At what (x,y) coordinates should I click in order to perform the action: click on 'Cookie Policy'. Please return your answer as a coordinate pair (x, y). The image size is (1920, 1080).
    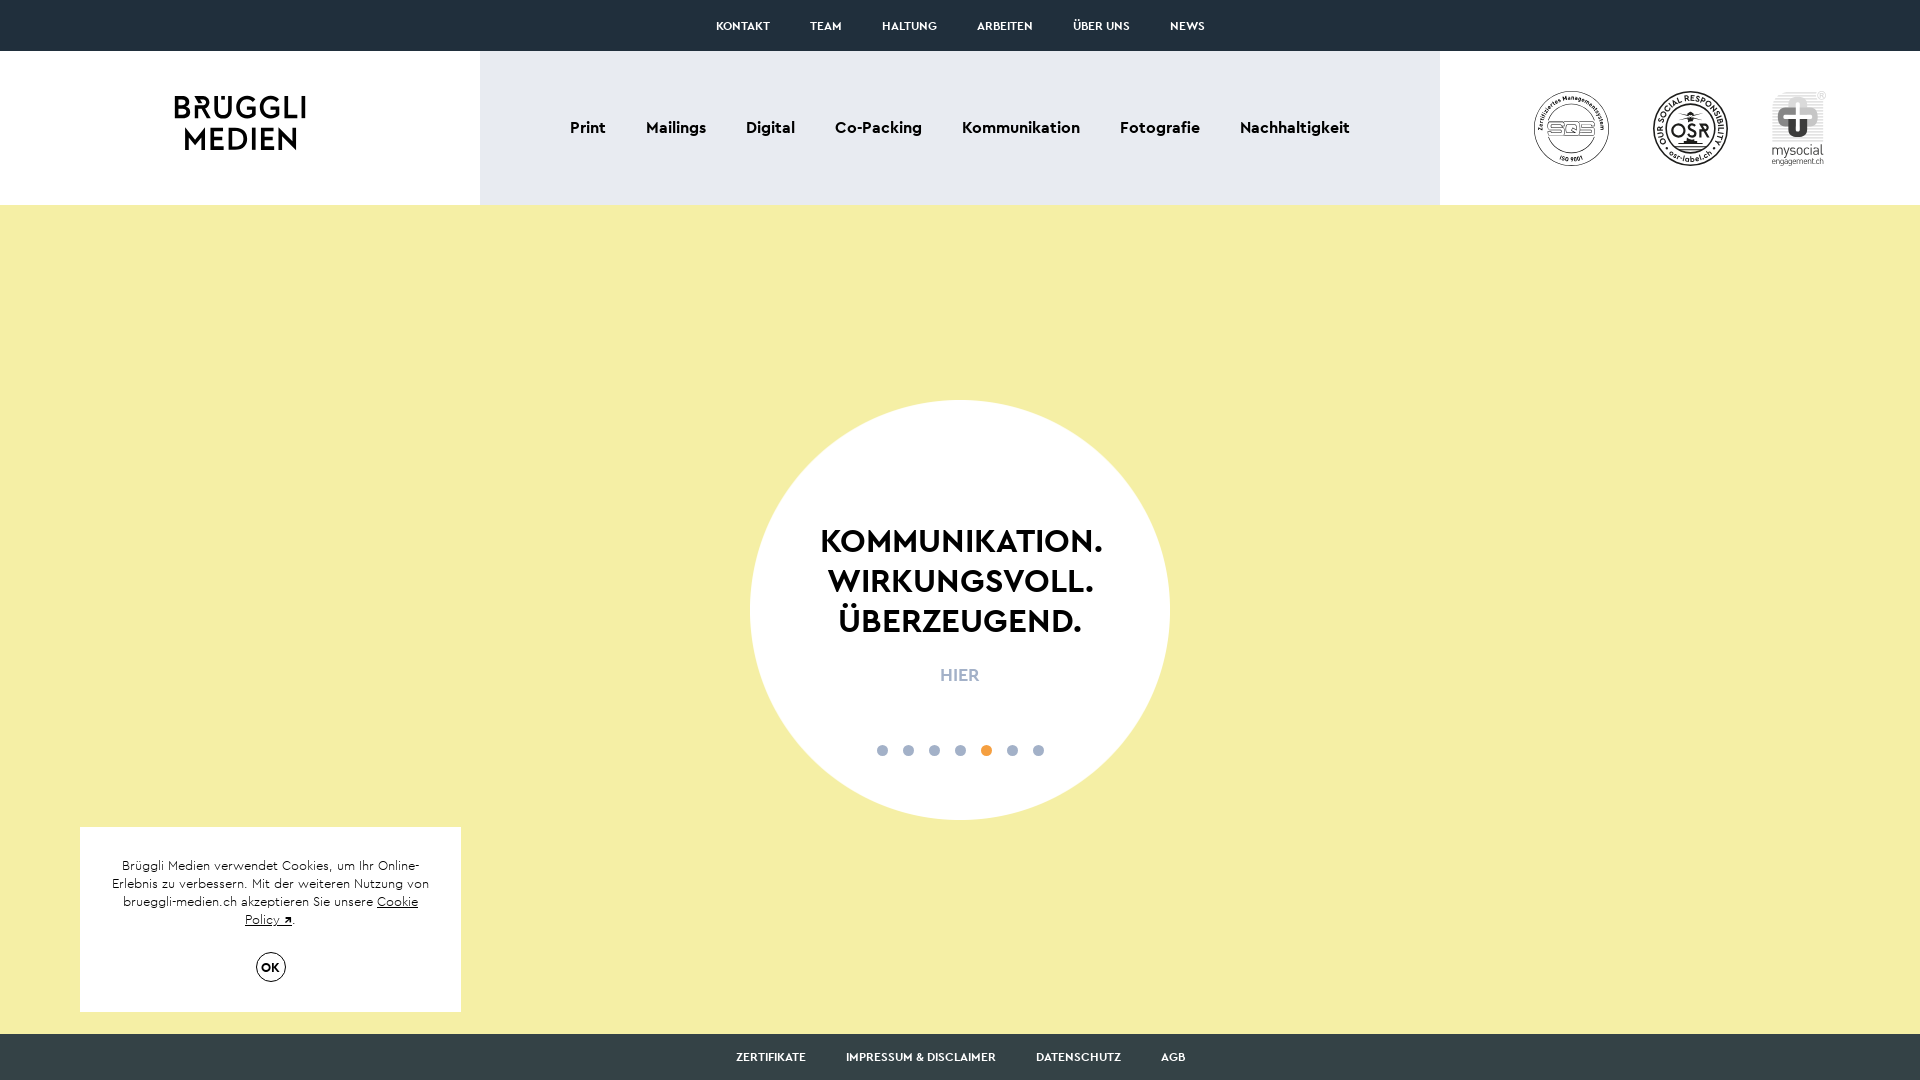
    Looking at the image, I should click on (243, 910).